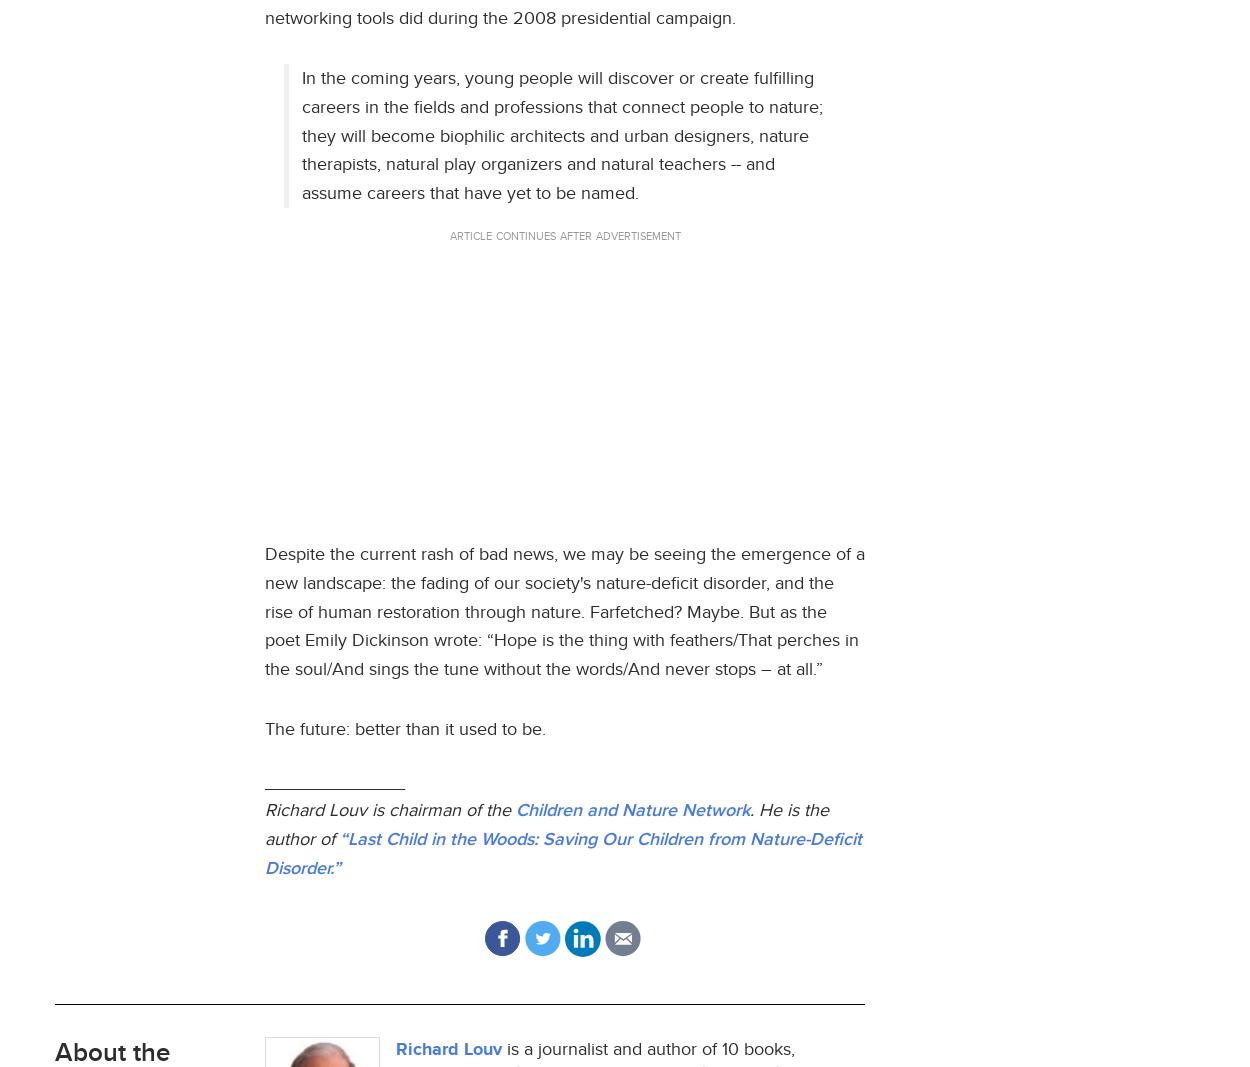  Describe the element at coordinates (334, 779) in the screenshot. I see `'______________'` at that location.